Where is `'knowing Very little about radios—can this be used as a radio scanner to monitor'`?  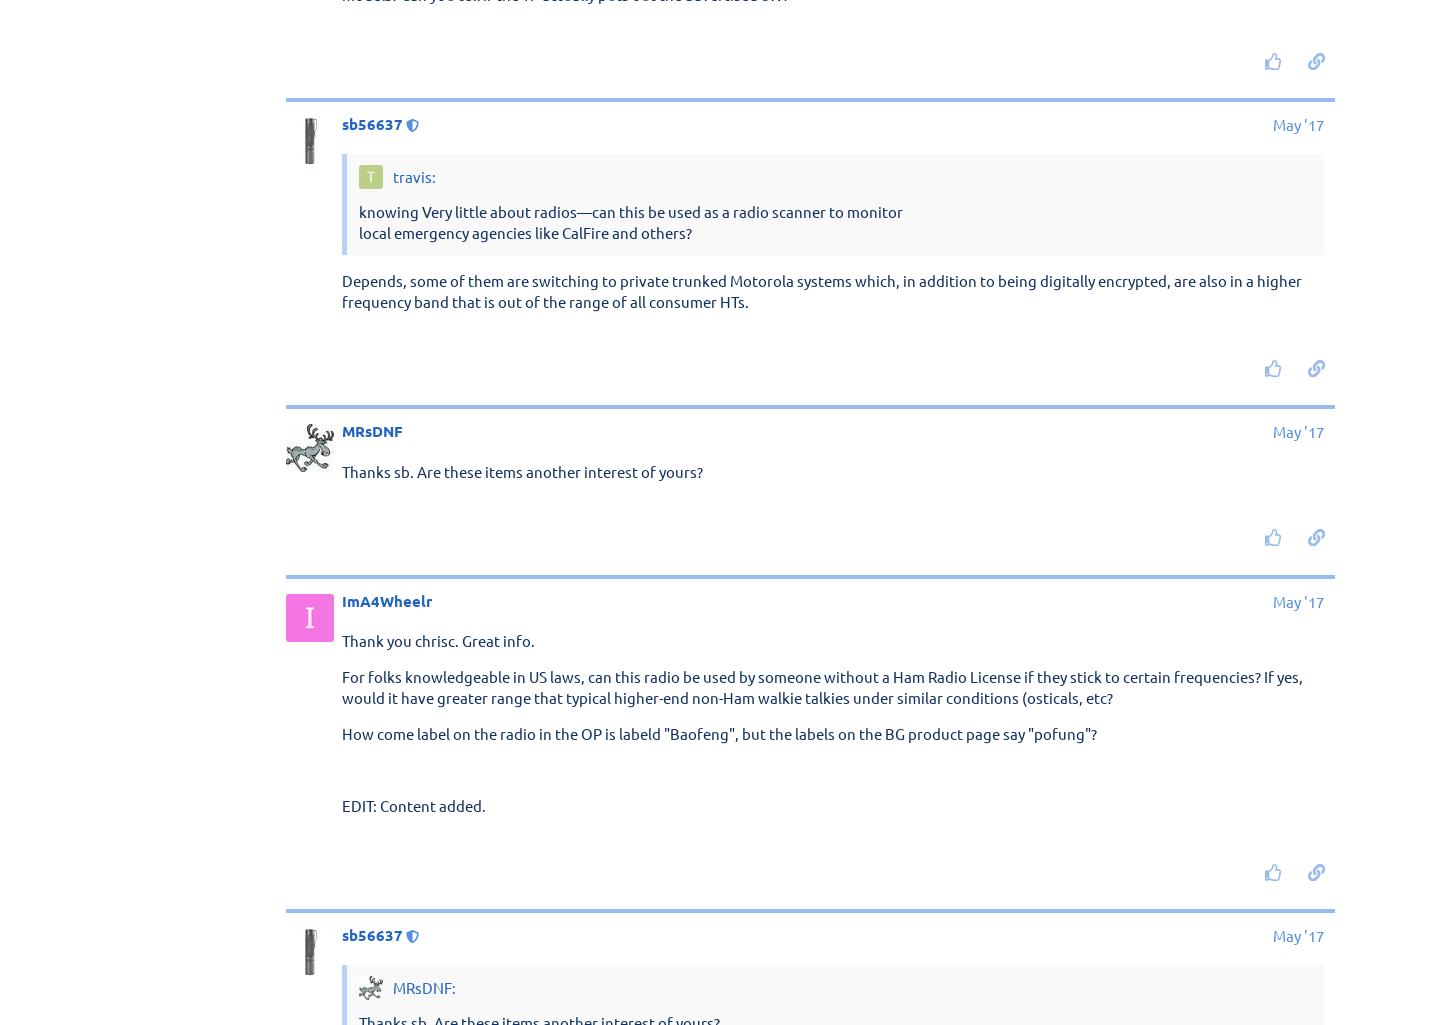
'knowing Very little about radios—can this be used as a radio scanner to monitor' is located at coordinates (630, 210).